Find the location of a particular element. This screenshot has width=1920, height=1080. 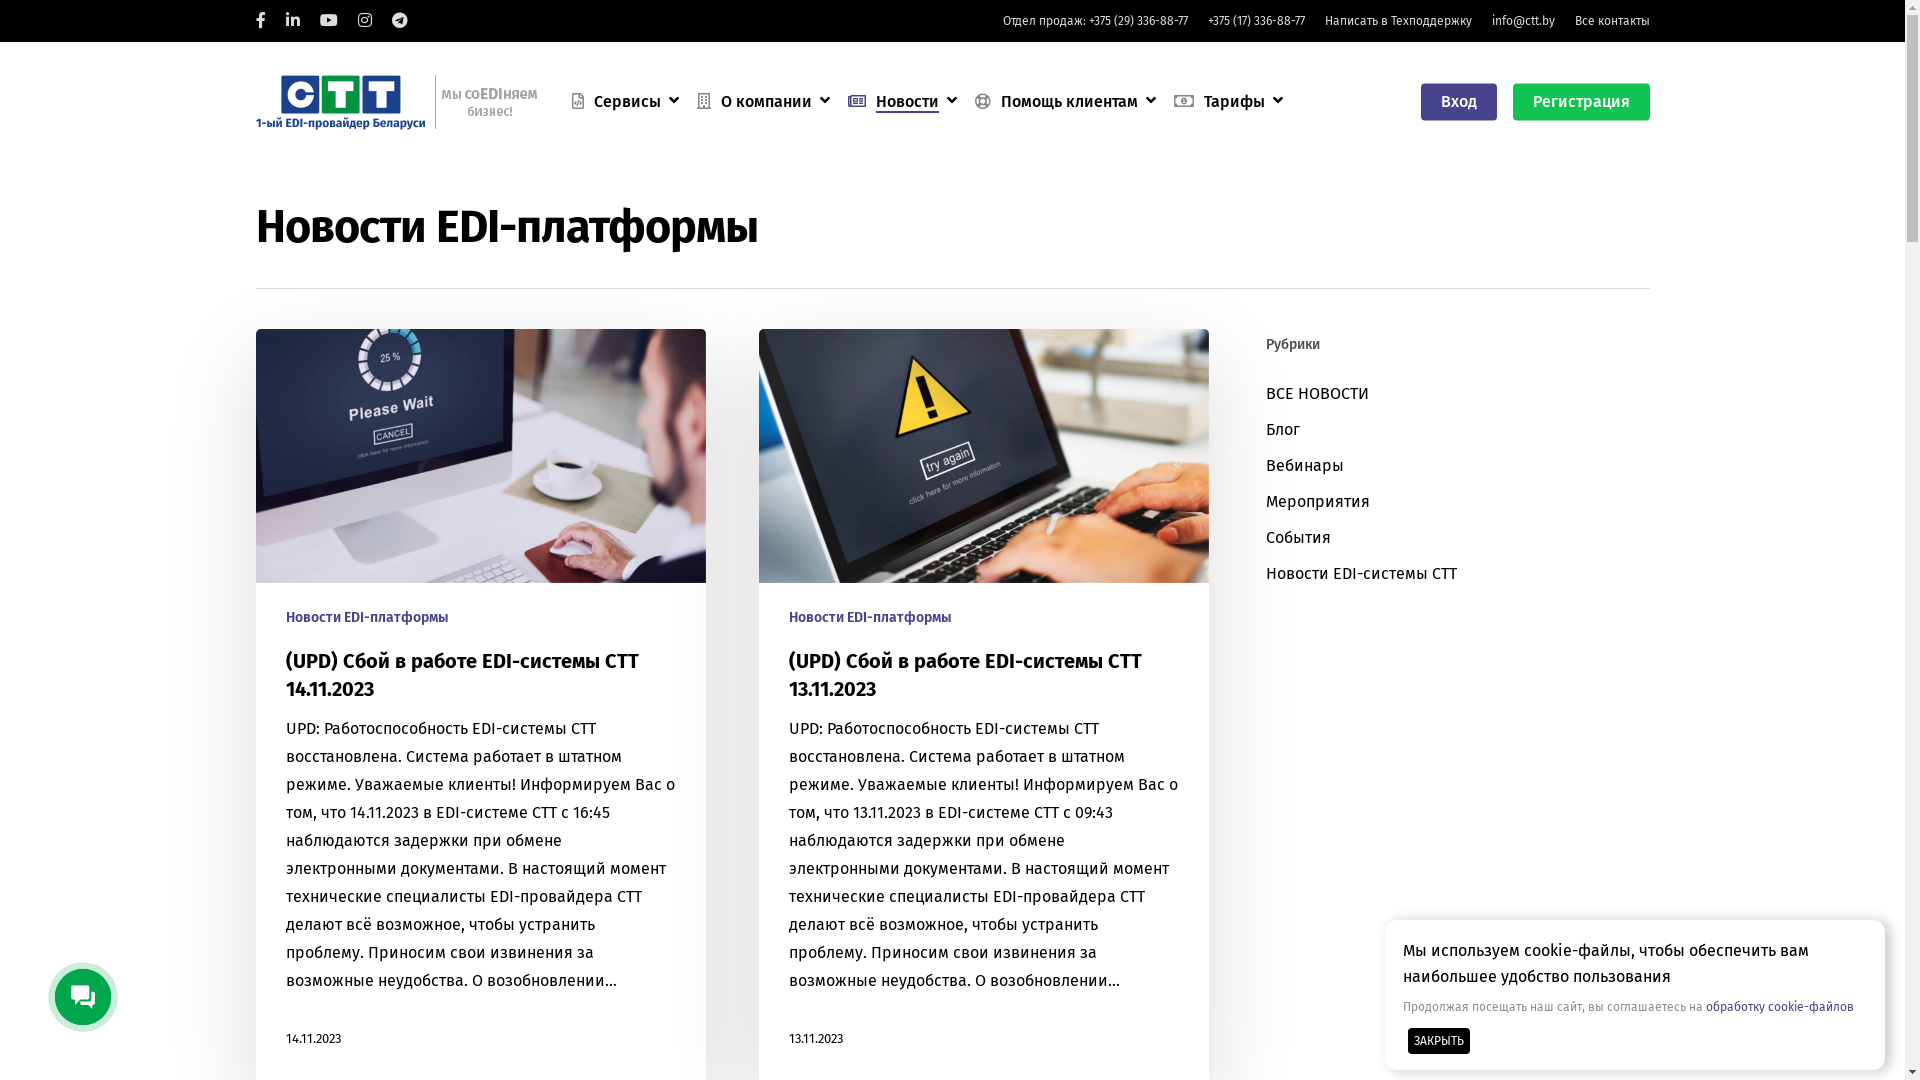

'info@ctt.by' is located at coordinates (1522, 20).